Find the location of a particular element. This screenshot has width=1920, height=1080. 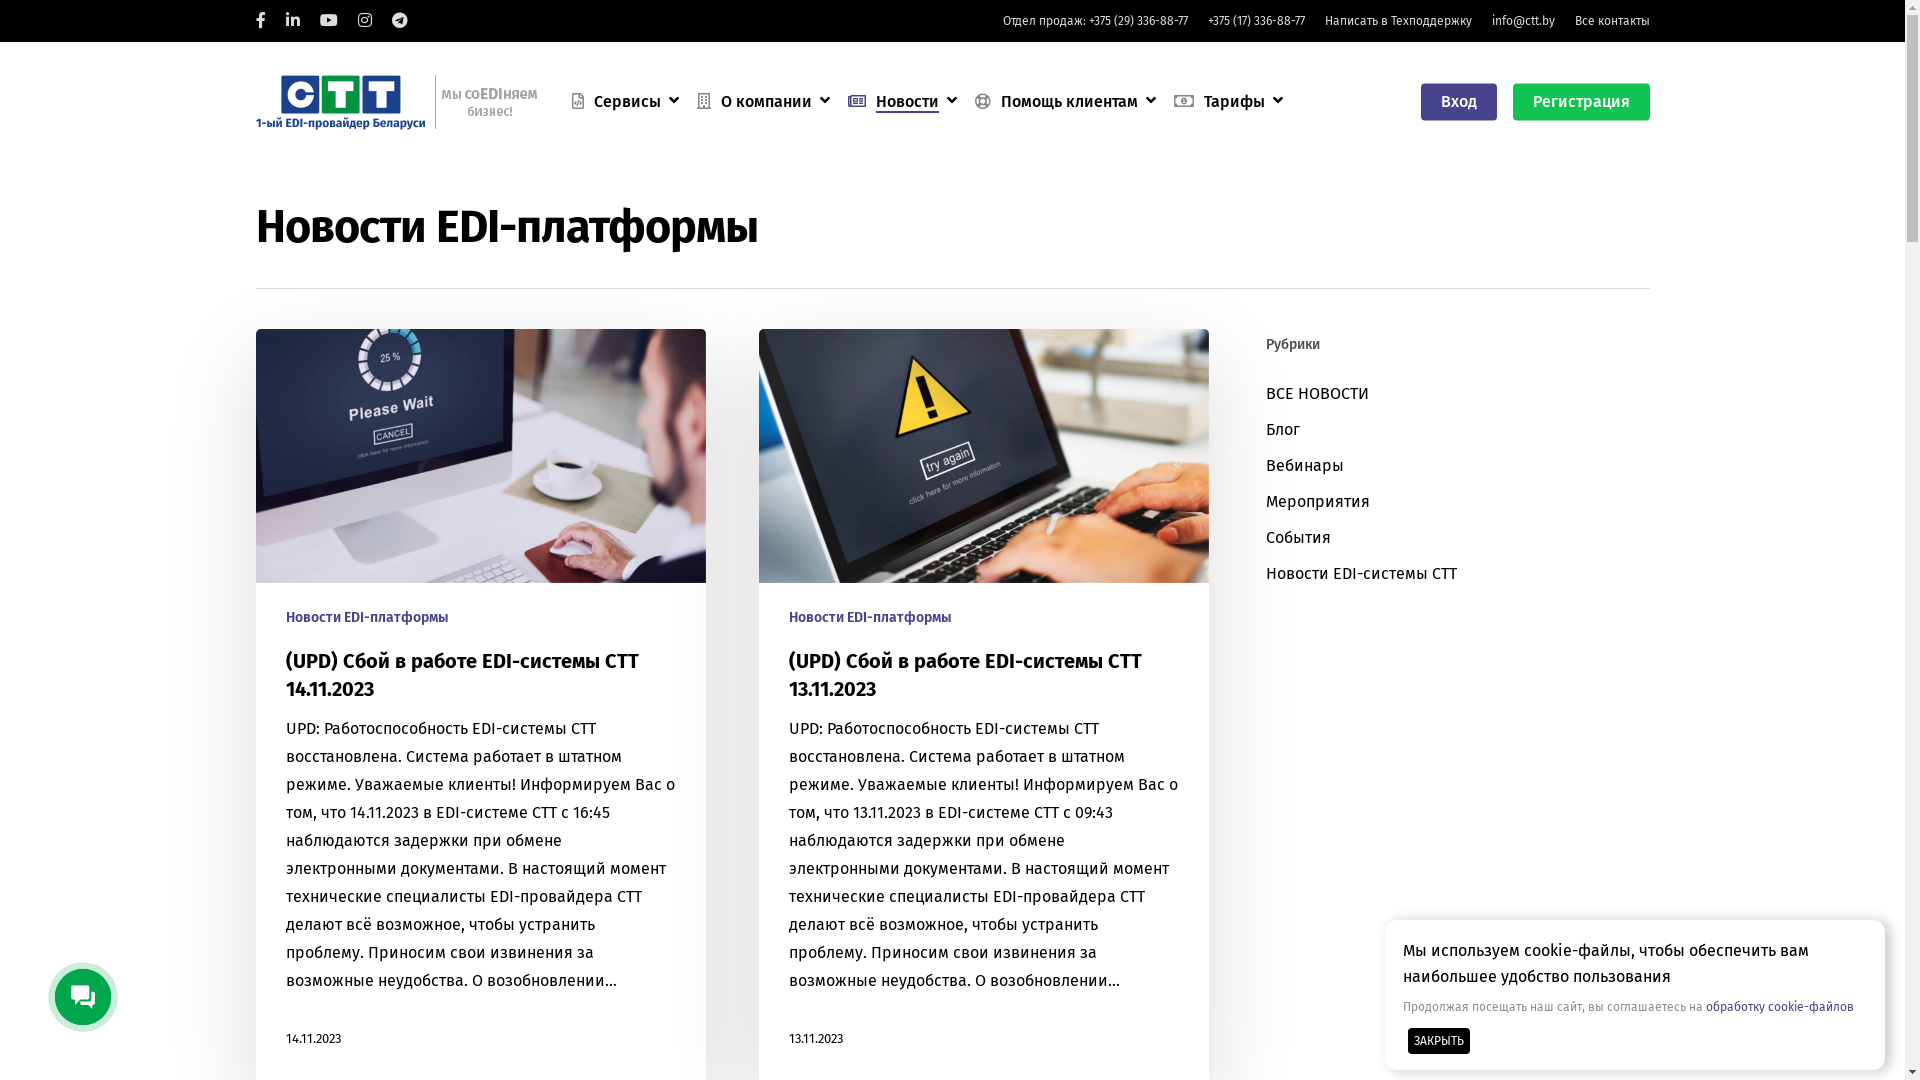

'info@ctt.by' is located at coordinates (1522, 20).